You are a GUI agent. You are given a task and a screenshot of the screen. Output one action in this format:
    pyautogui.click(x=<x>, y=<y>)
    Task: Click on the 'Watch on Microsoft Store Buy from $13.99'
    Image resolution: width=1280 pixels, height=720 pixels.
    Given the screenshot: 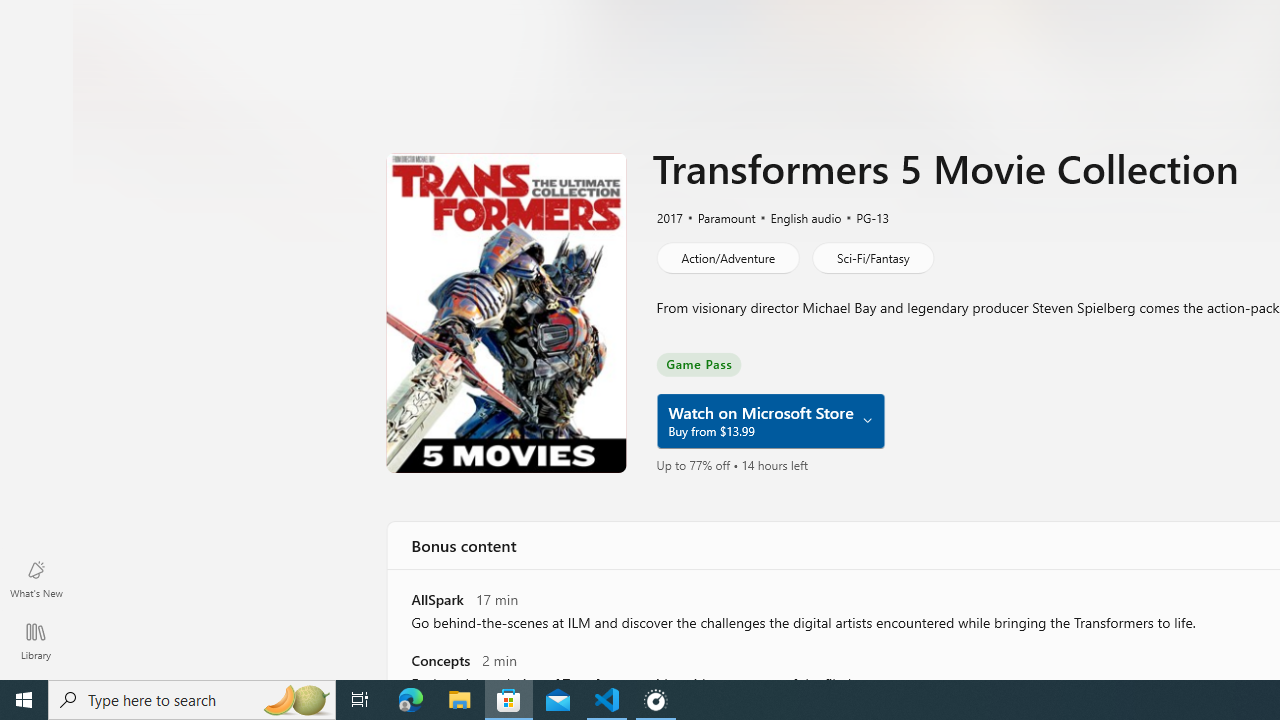 What is the action you would take?
    pyautogui.click(x=768, y=420)
    